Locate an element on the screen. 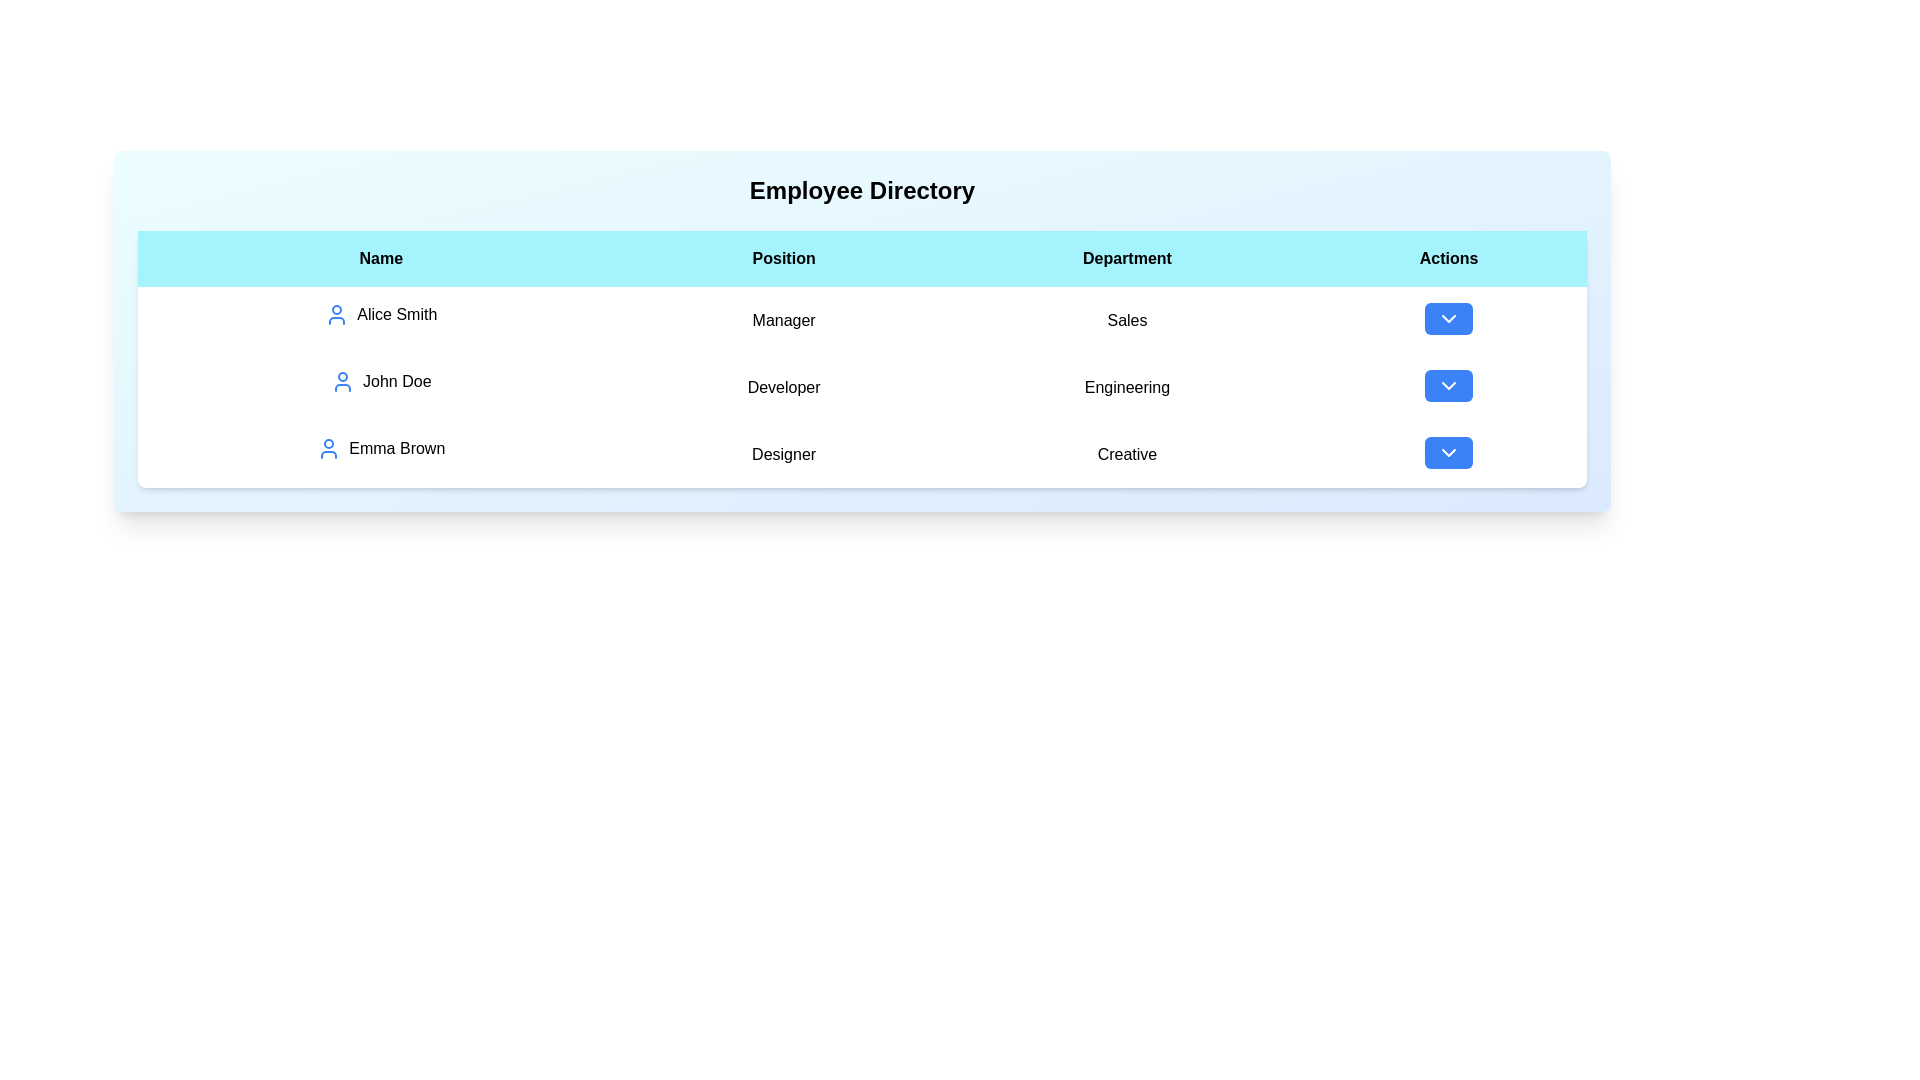 The height and width of the screenshot is (1080, 1920). the blue rectangular button with a downward-pointing chevron arrow, located is located at coordinates (1449, 387).